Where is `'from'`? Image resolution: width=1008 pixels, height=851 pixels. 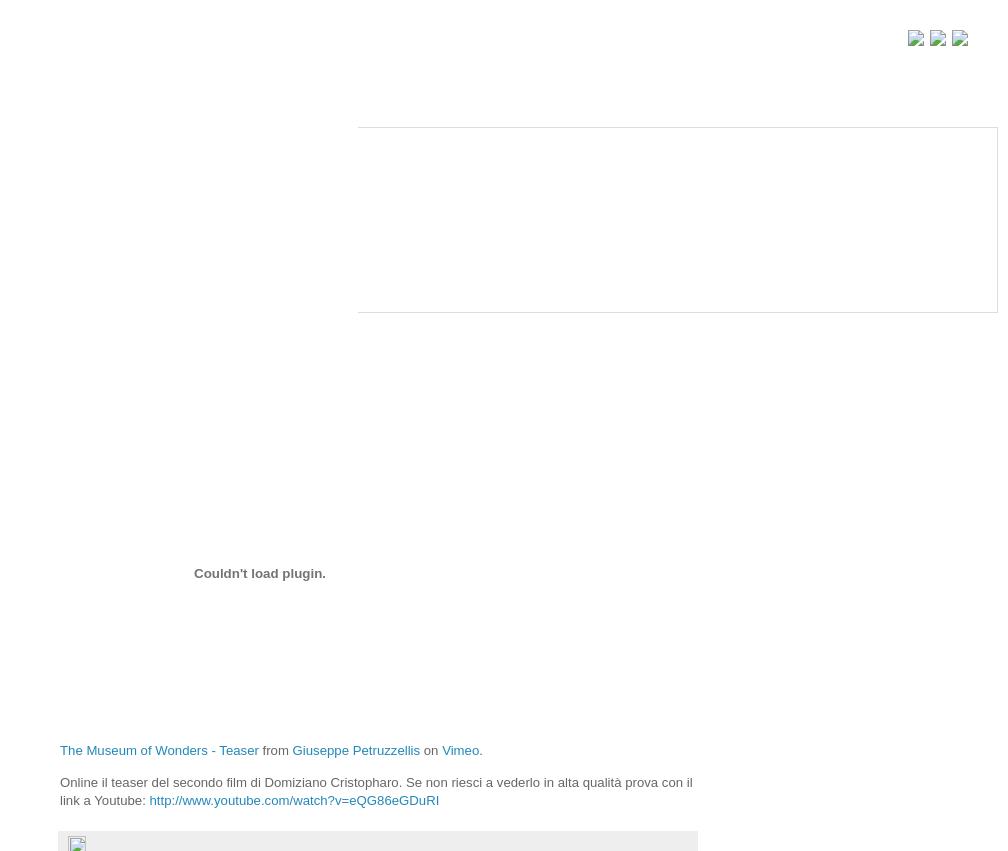 'from' is located at coordinates (258, 749).